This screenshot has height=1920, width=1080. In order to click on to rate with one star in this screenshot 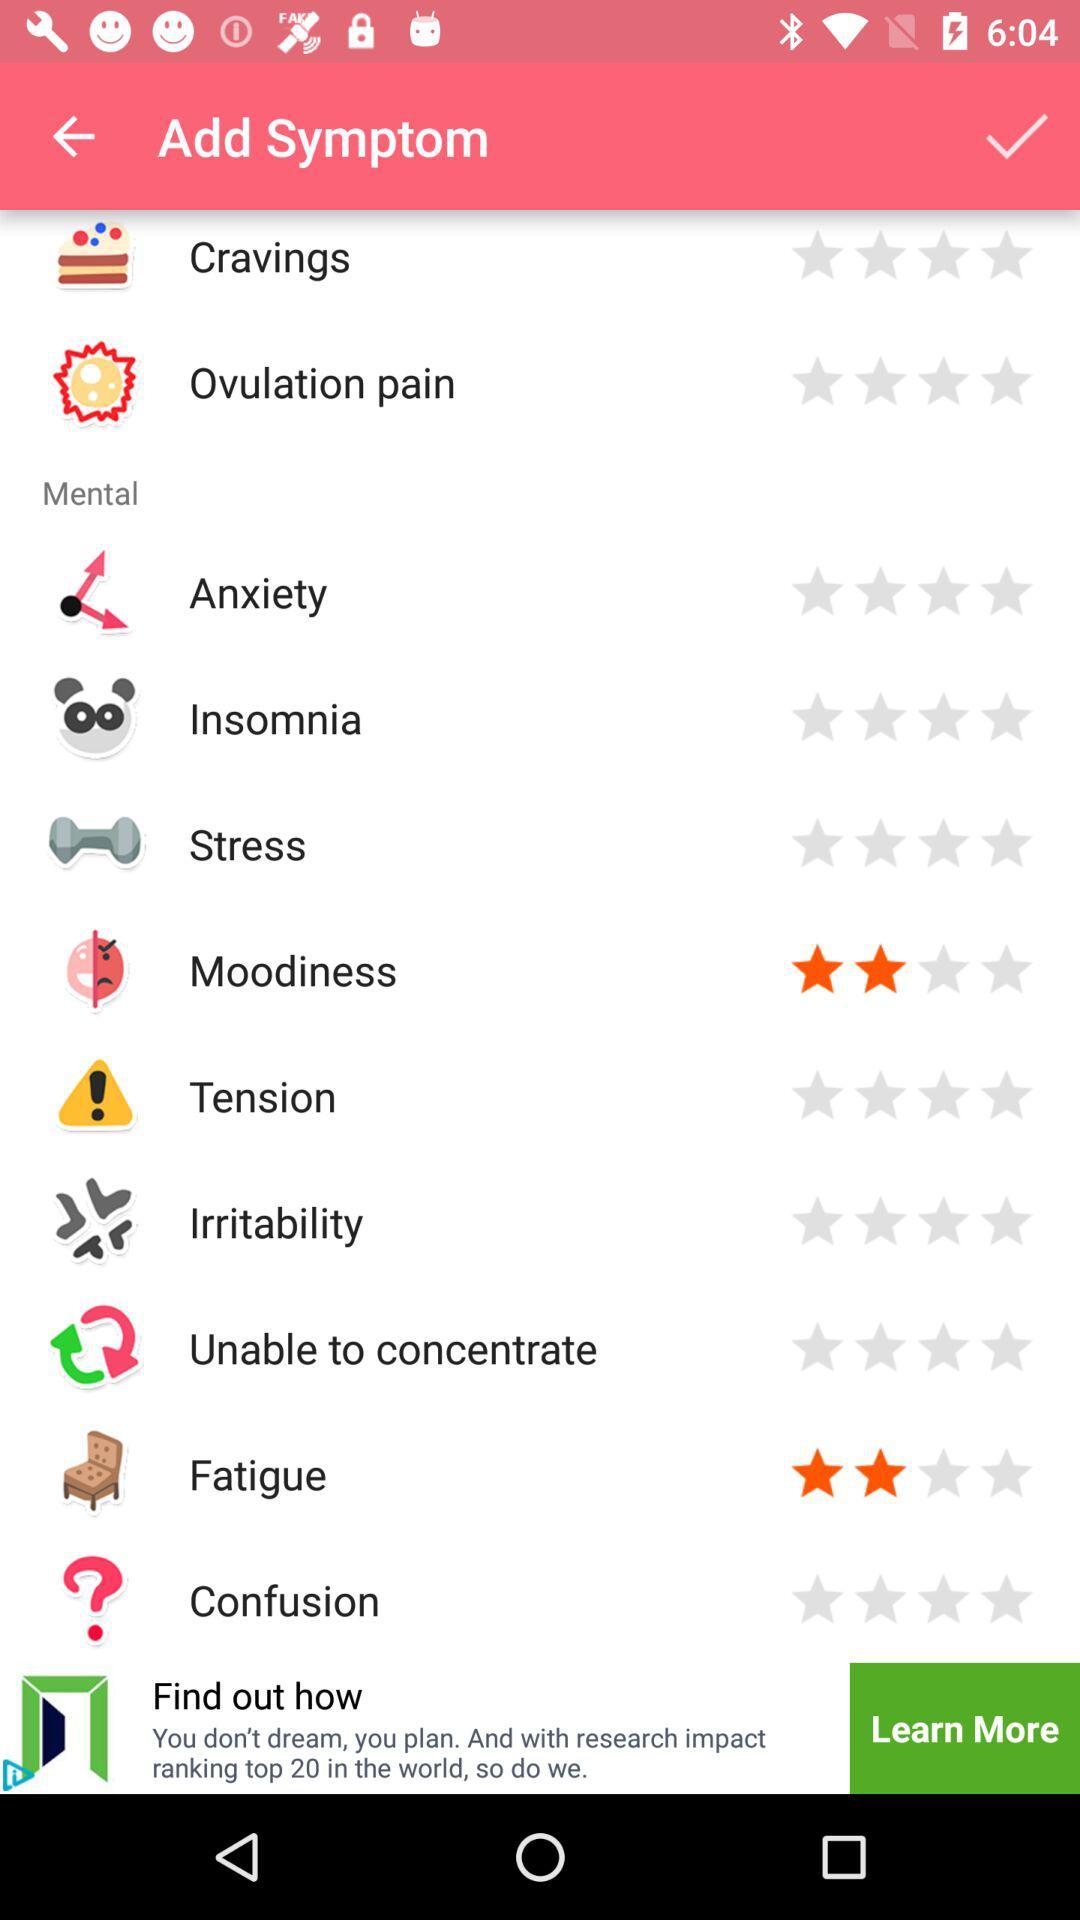, I will do `click(817, 1473)`.